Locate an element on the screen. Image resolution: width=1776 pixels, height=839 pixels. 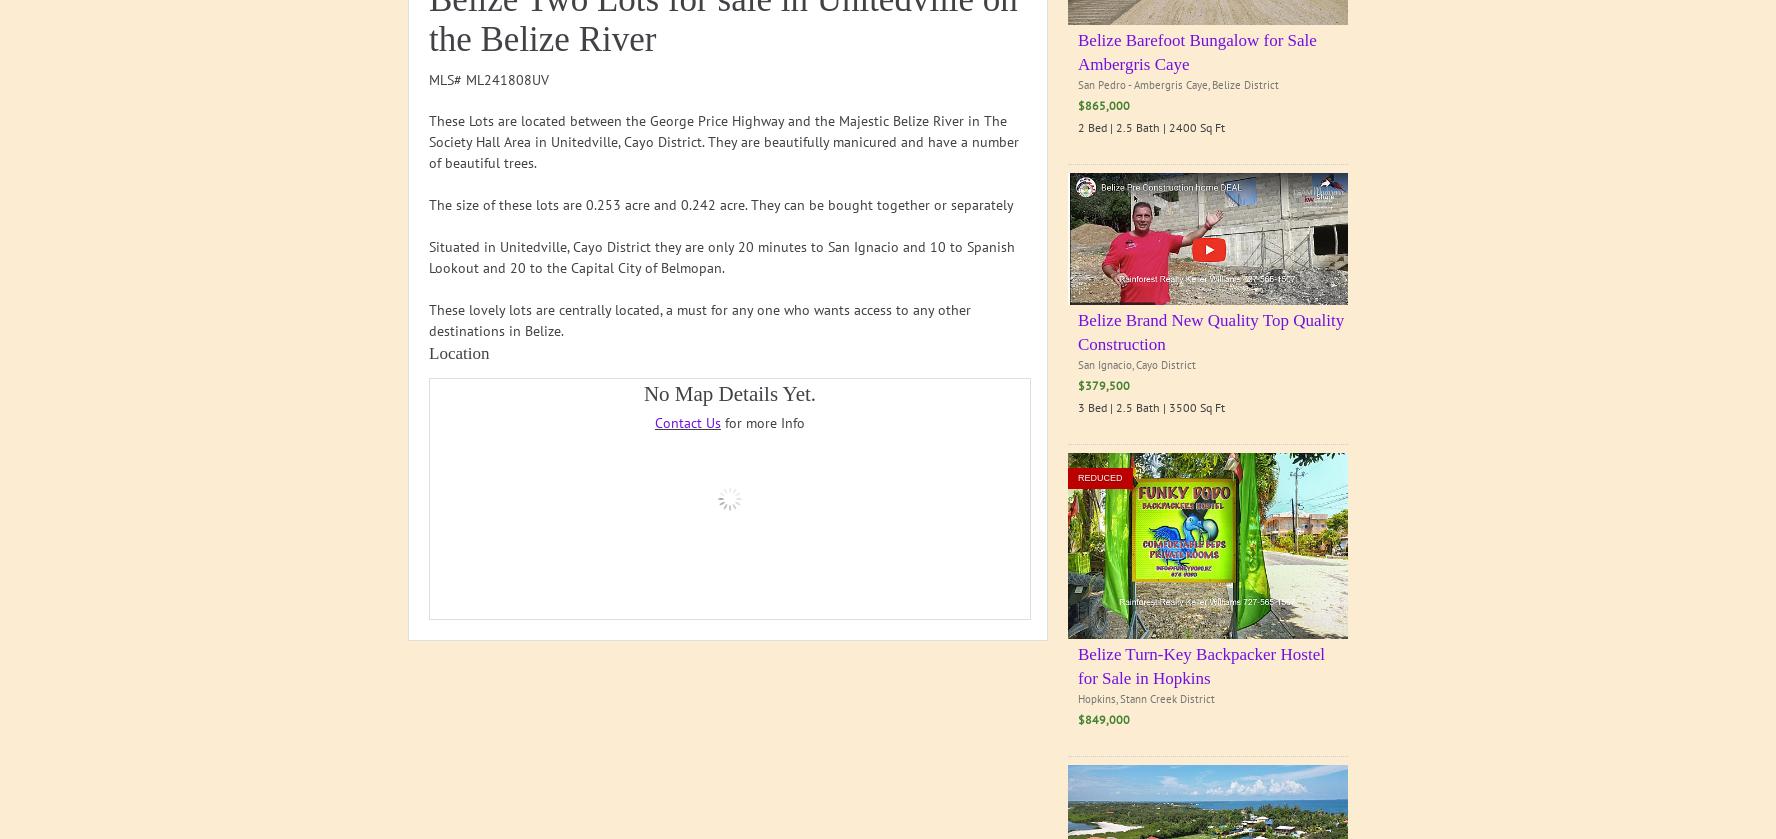
'Belize Brand New Quality Top Quality Construction' is located at coordinates (1210, 331).